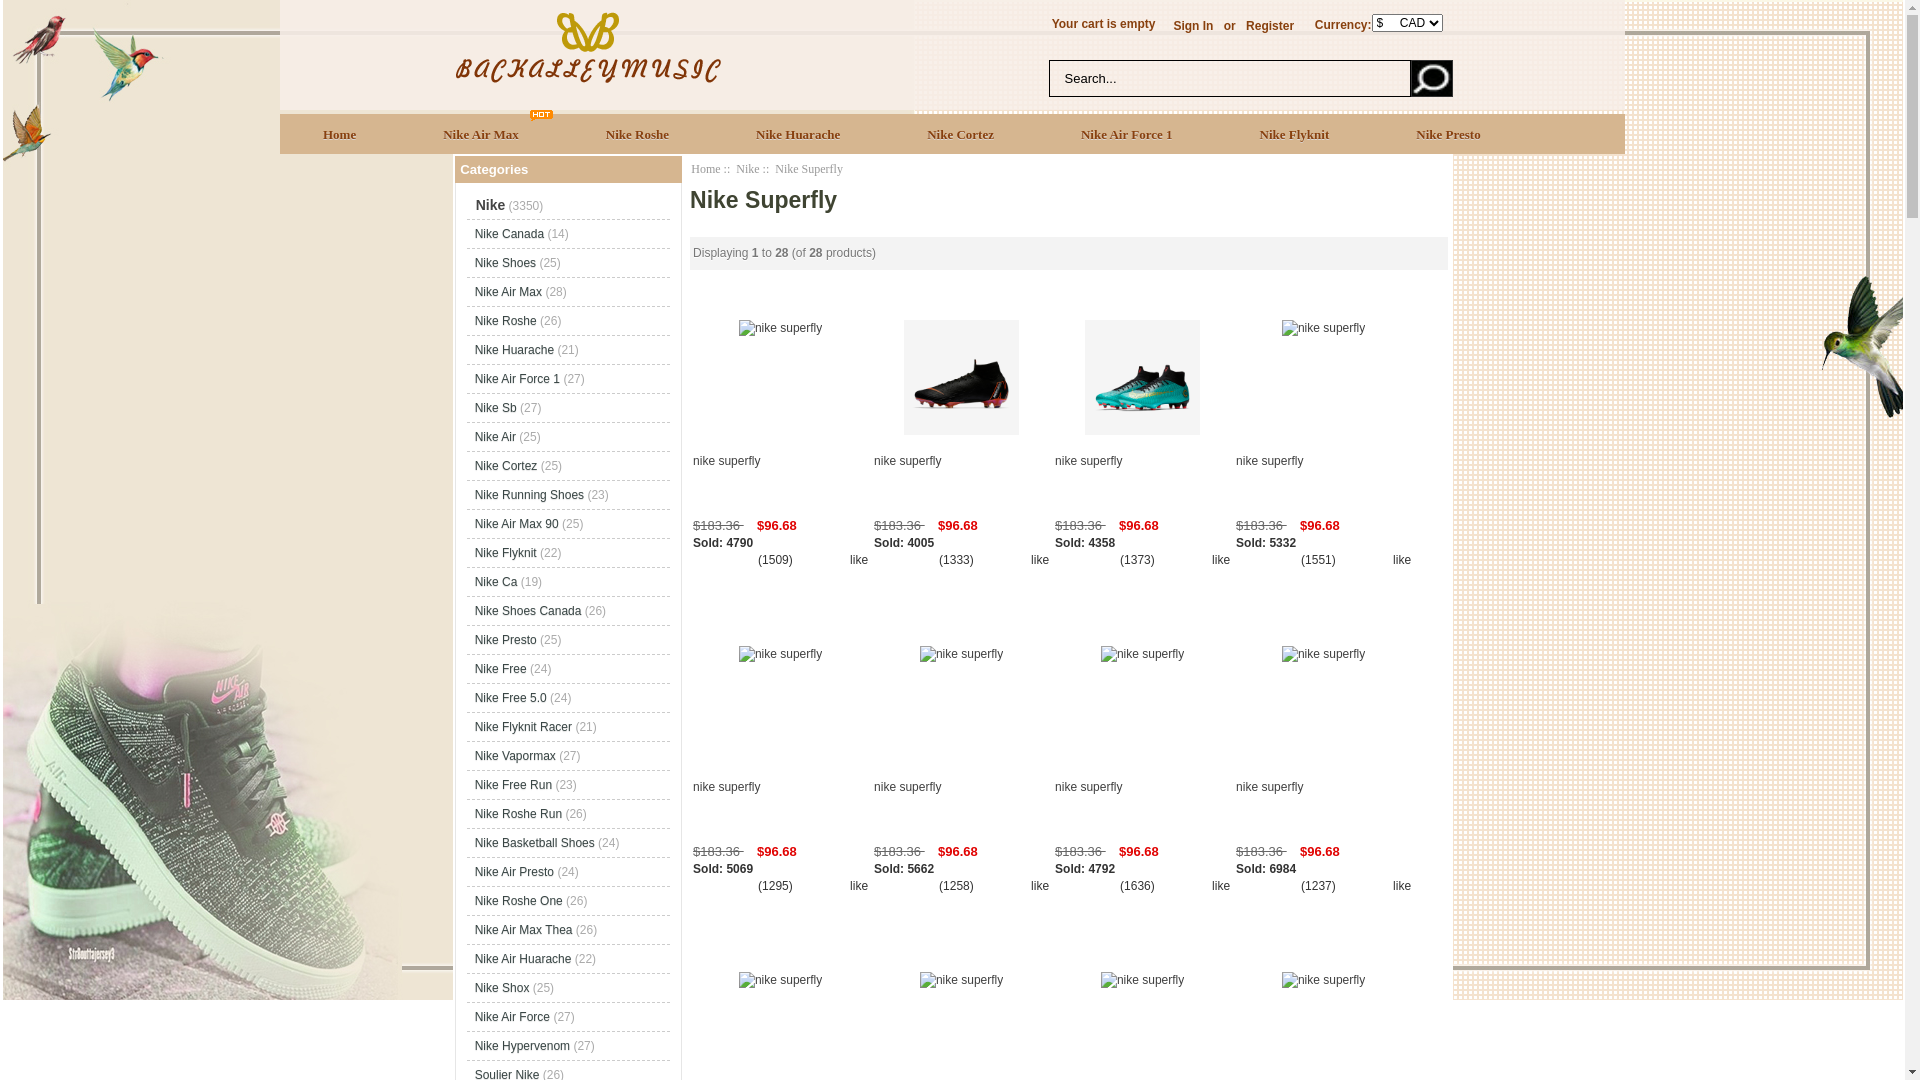 This screenshot has height=1080, width=1920. I want to click on ' backalleymusic.ca ', so click(450, 45).